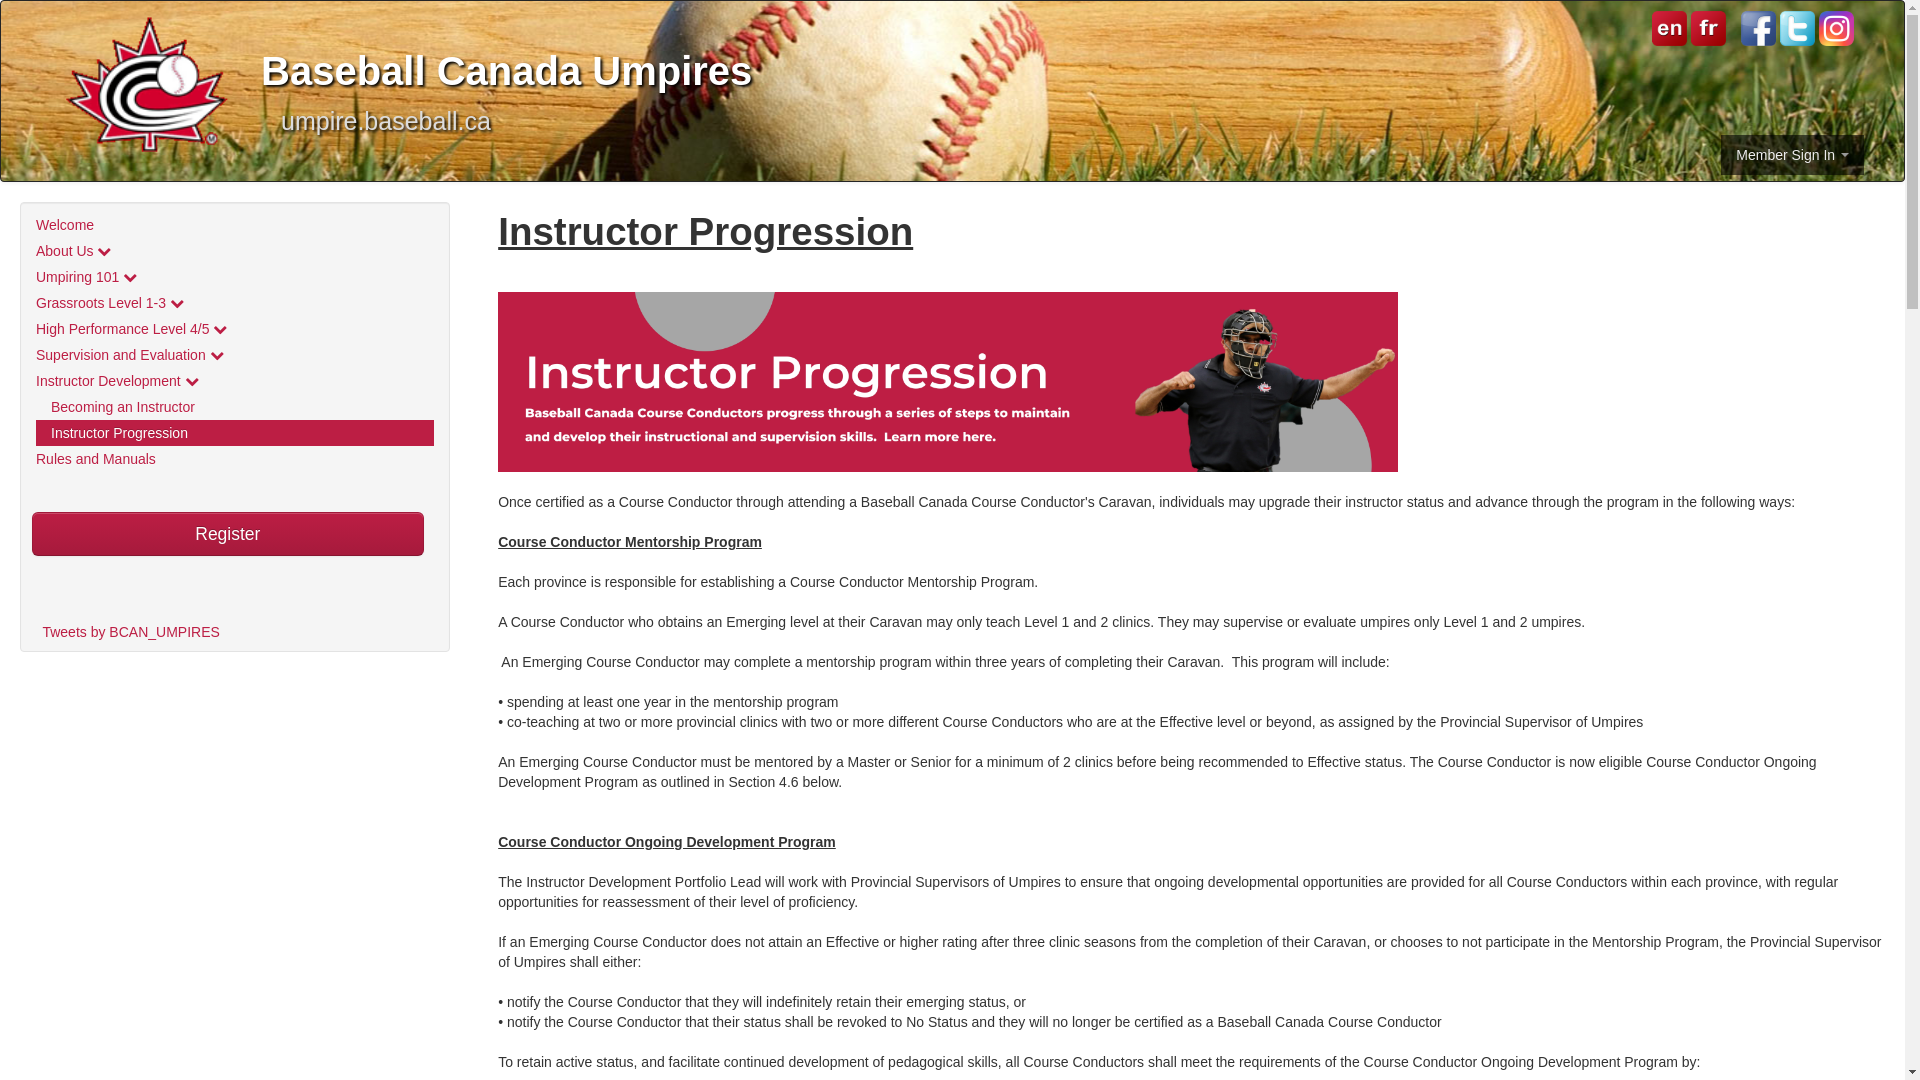 The width and height of the screenshot is (1920, 1080). What do you see at coordinates (1757, 28) in the screenshot?
I see `' on Facebook'` at bounding box center [1757, 28].